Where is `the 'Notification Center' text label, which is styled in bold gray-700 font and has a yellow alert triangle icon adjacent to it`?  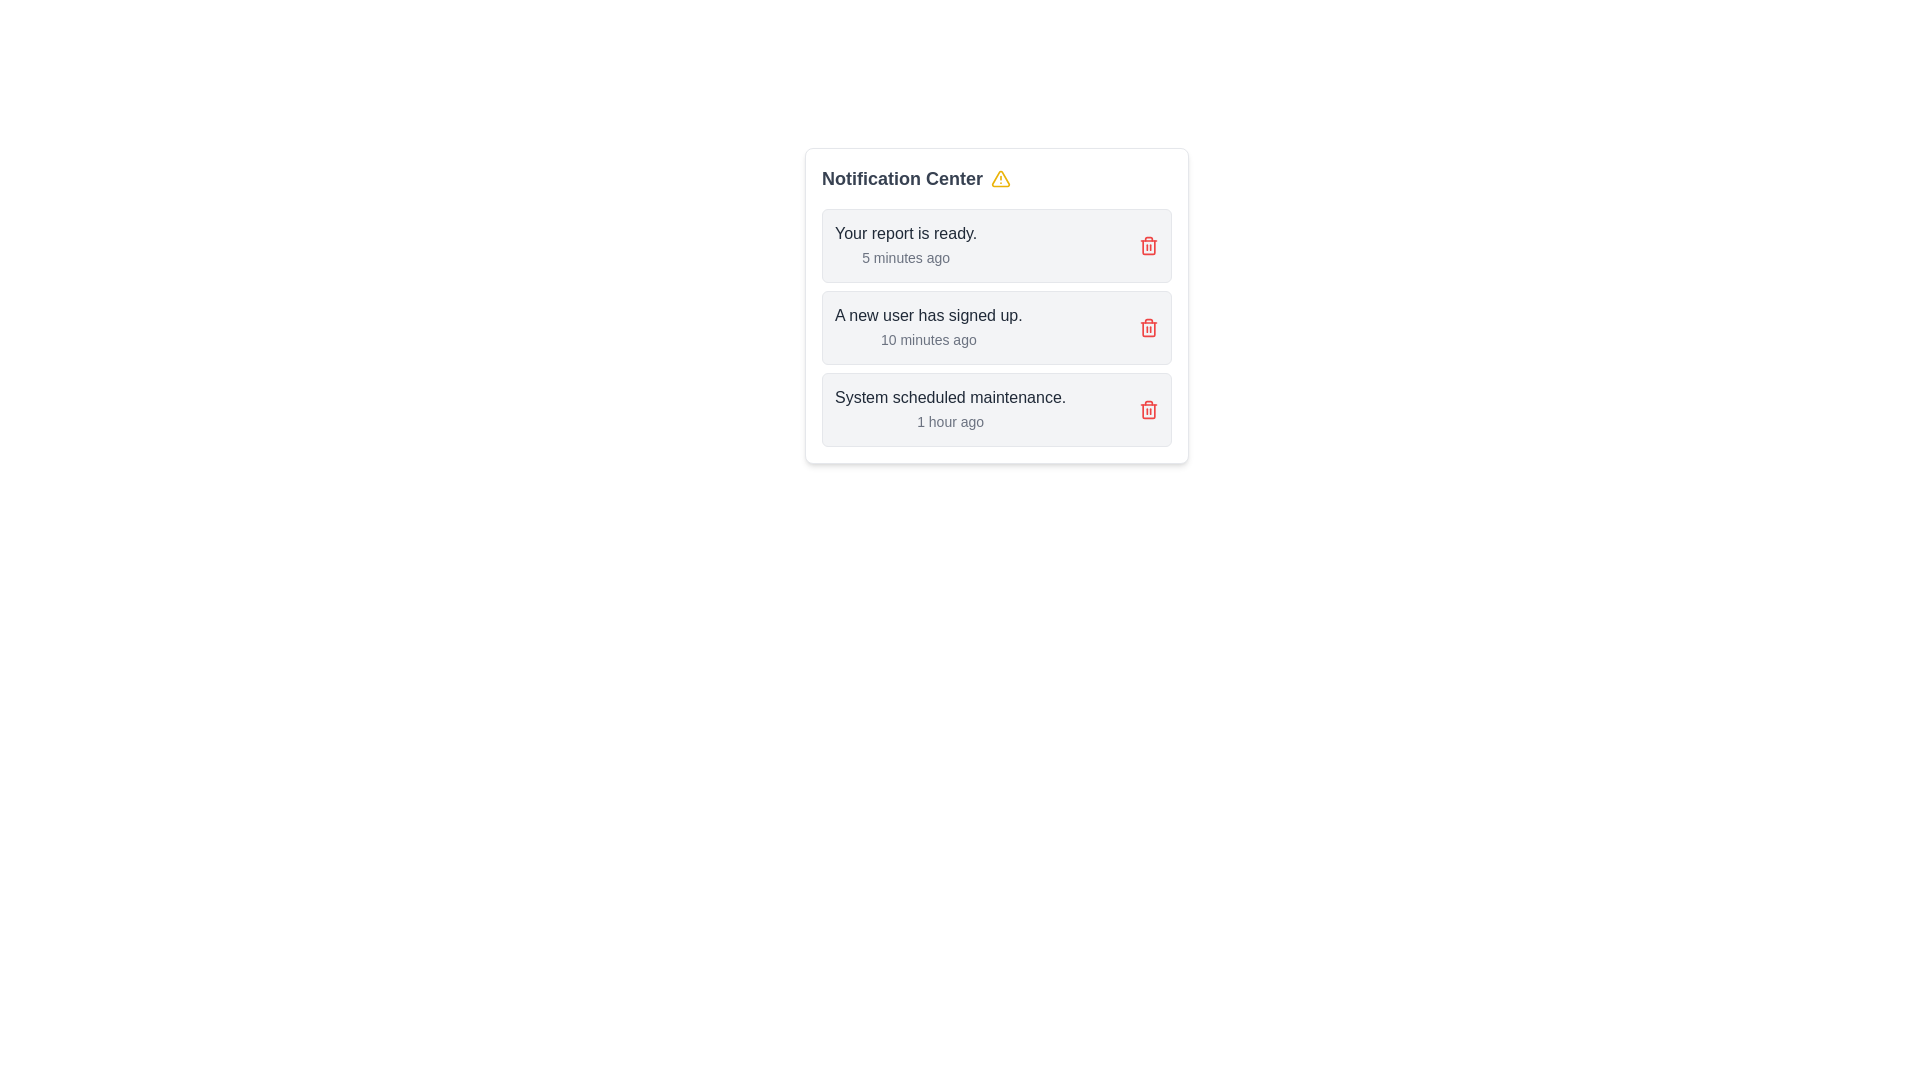
the 'Notification Center' text label, which is styled in bold gray-700 font and has a yellow alert triangle icon adjacent to it is located at coordinates (997, 177).